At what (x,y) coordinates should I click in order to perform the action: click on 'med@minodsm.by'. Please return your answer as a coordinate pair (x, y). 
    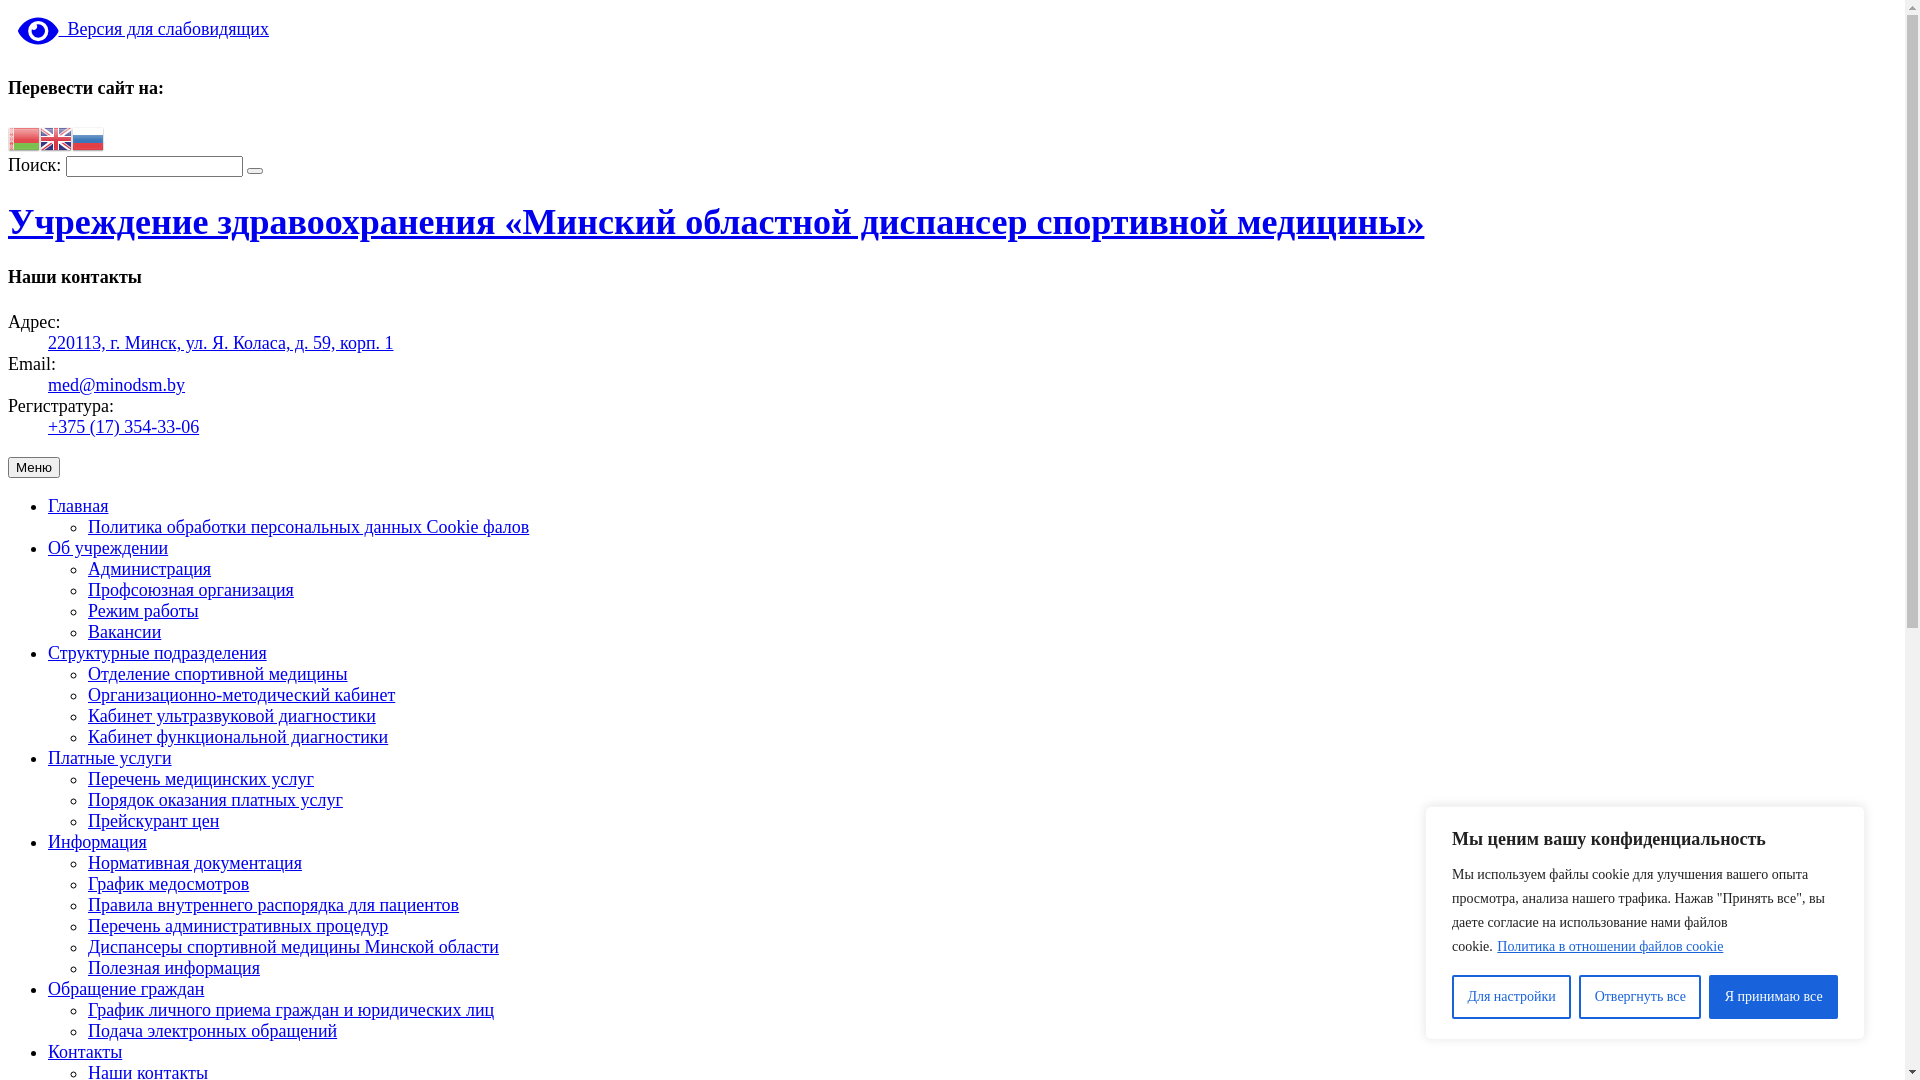
    Looking at the image, I should click on (115, 385).